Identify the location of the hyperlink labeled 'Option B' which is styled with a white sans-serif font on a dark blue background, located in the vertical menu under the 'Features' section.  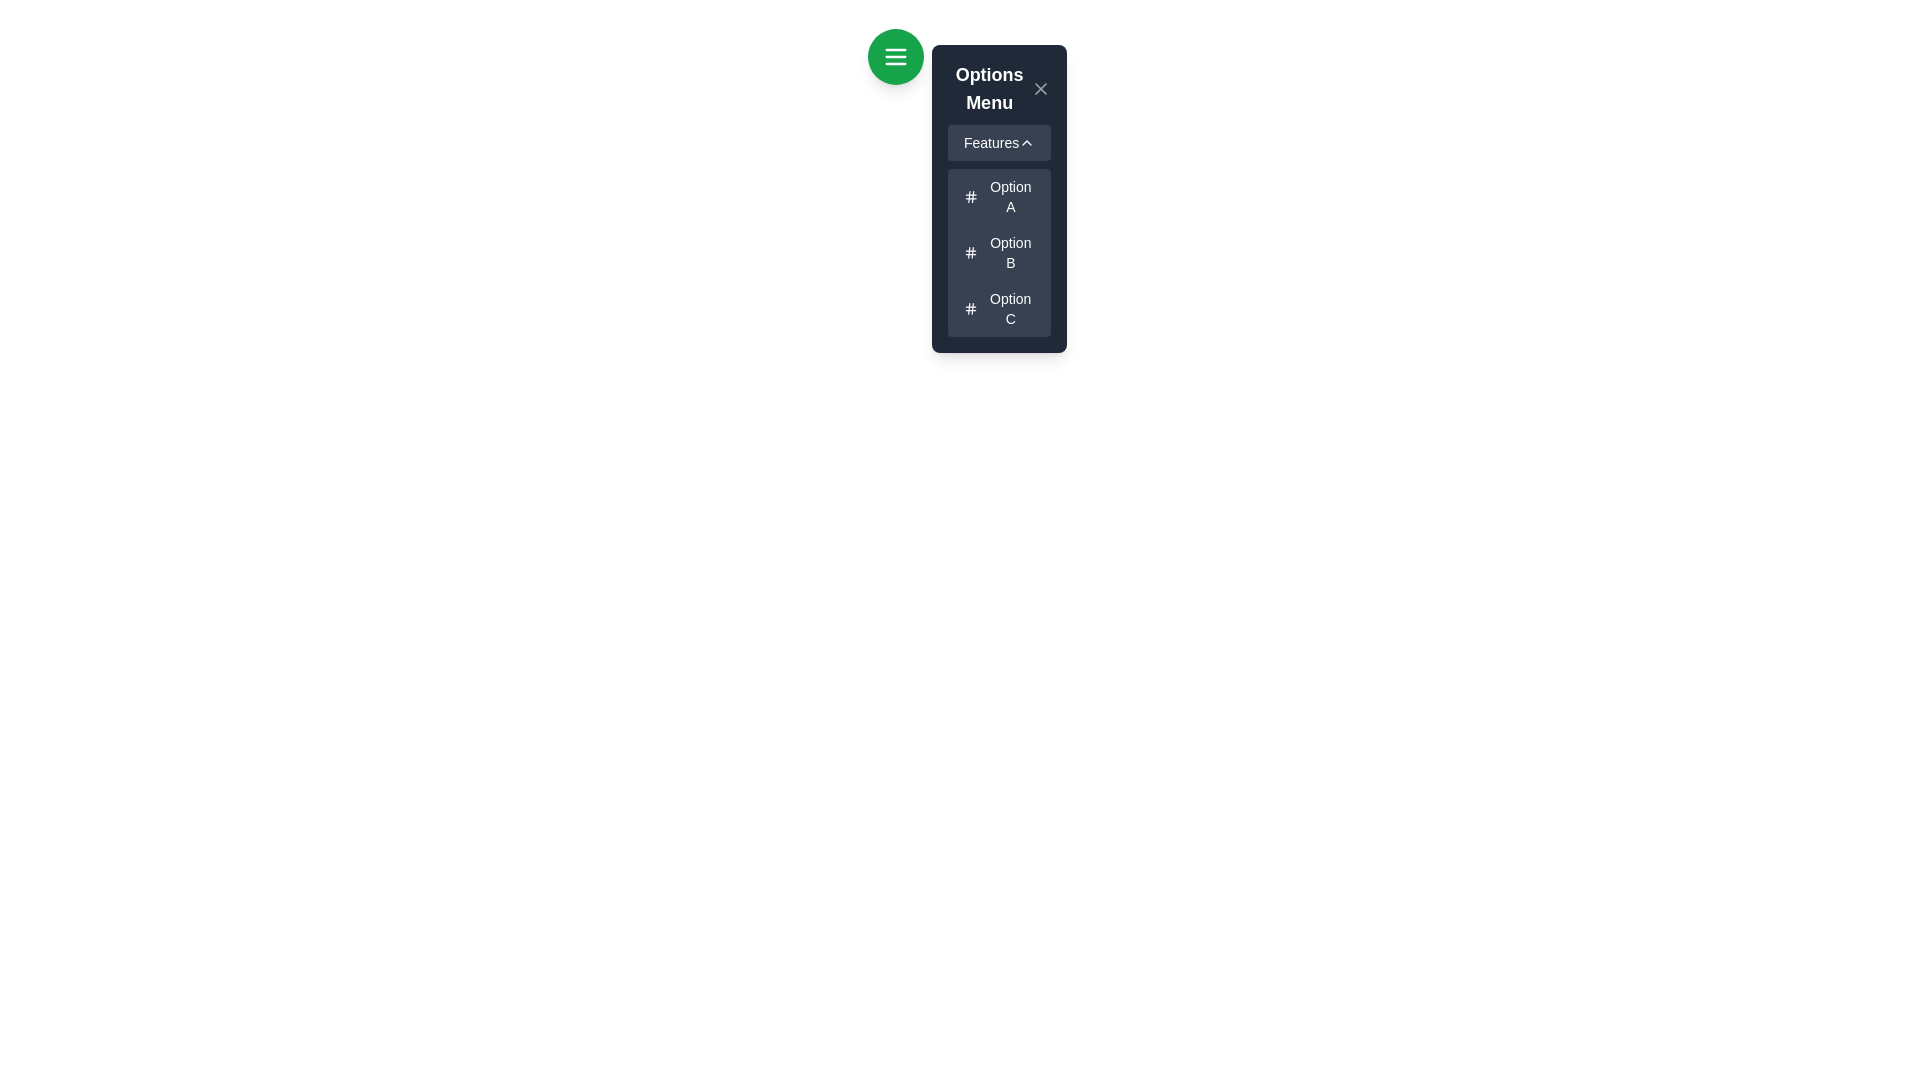
(999, 252).